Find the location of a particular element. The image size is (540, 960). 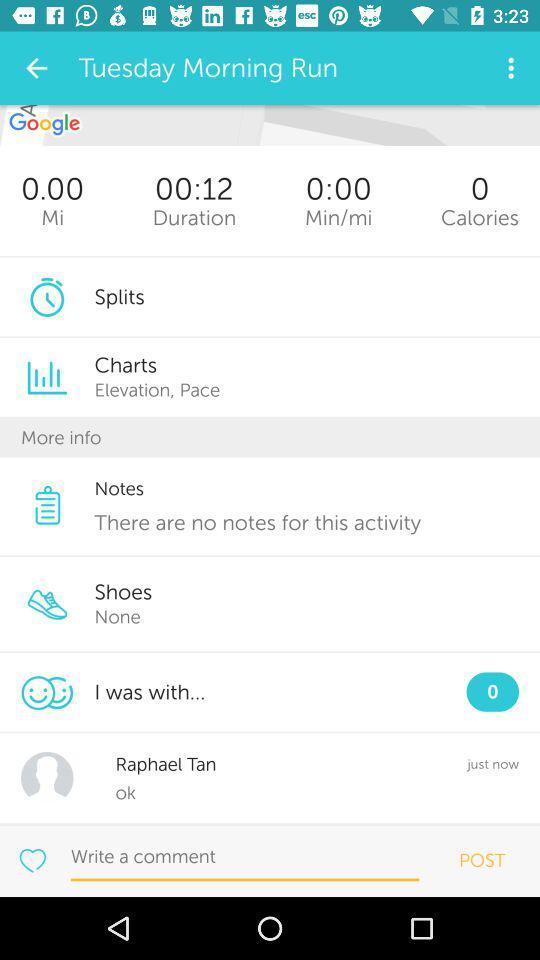

icon to the left of the tuesday morning run is located at coordinates (36, 68).